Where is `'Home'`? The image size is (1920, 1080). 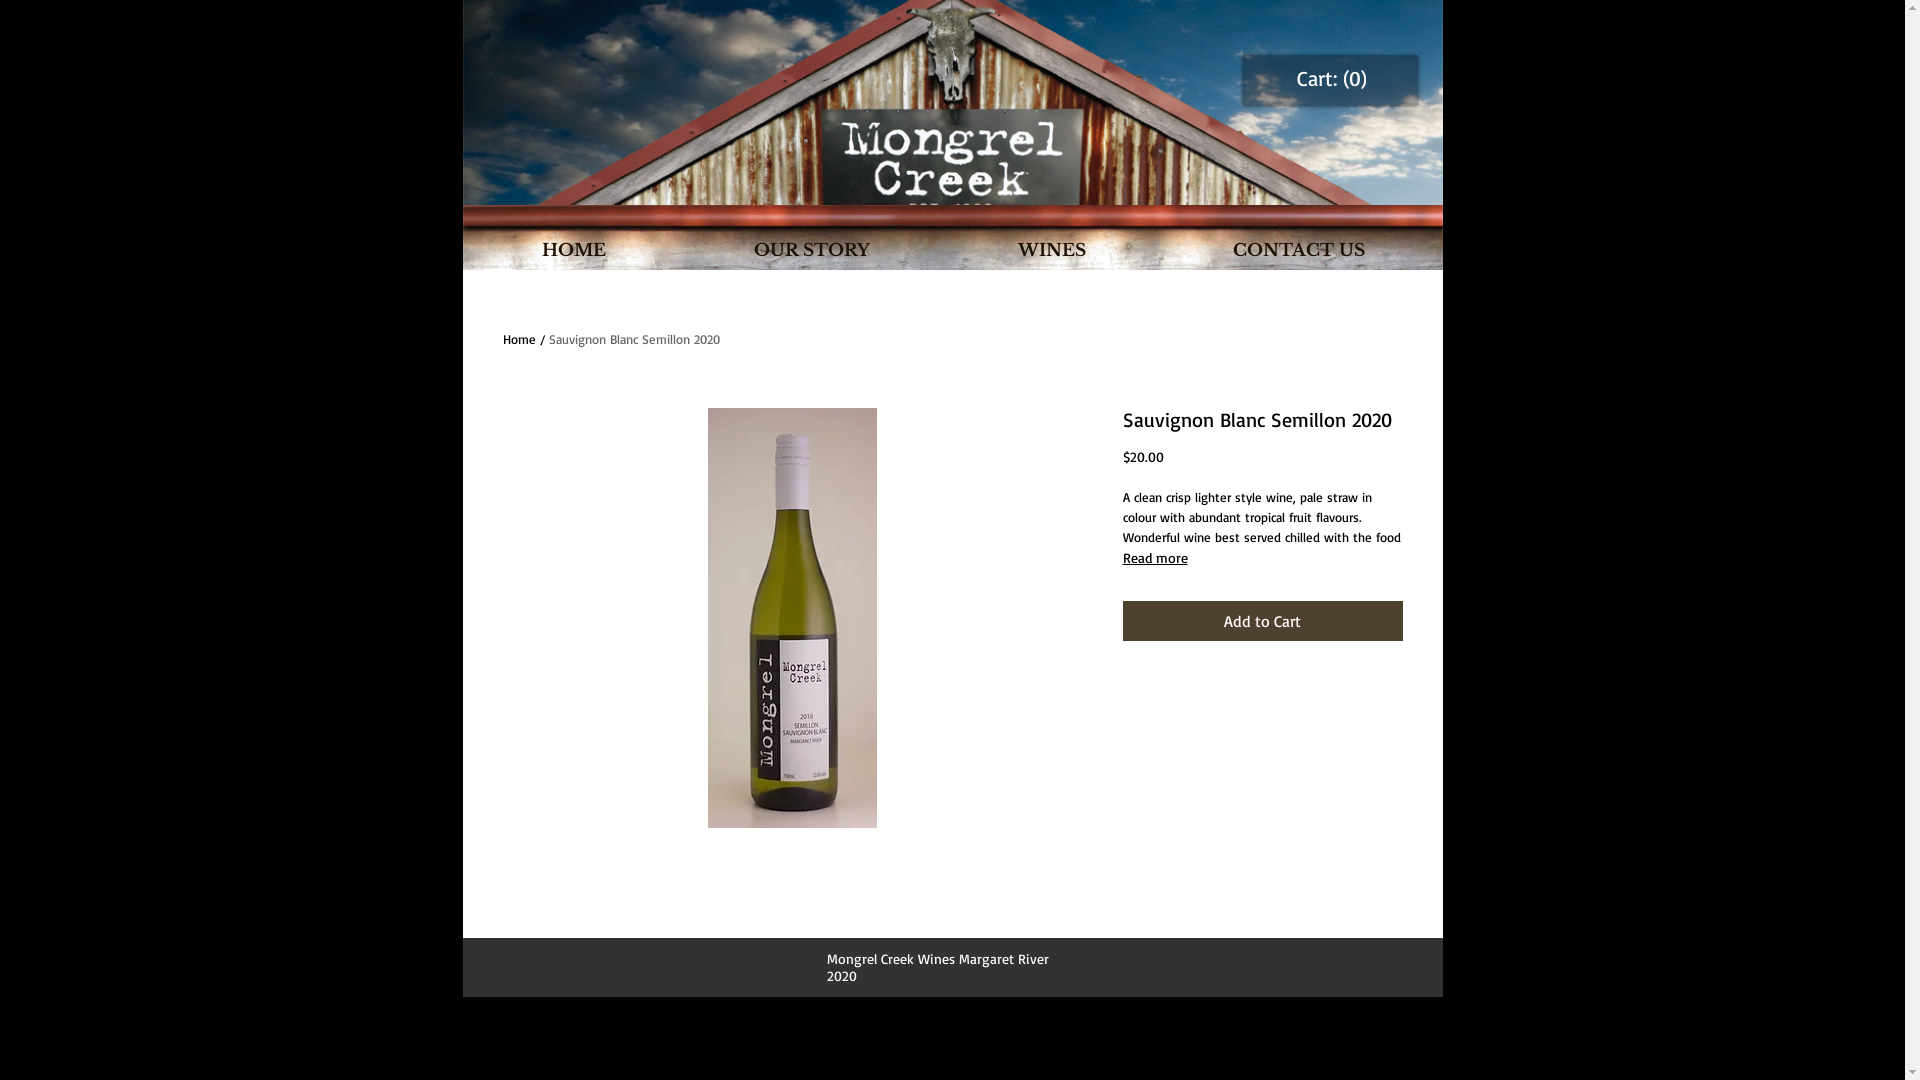
'Home' is located at coordinates (518, 338).